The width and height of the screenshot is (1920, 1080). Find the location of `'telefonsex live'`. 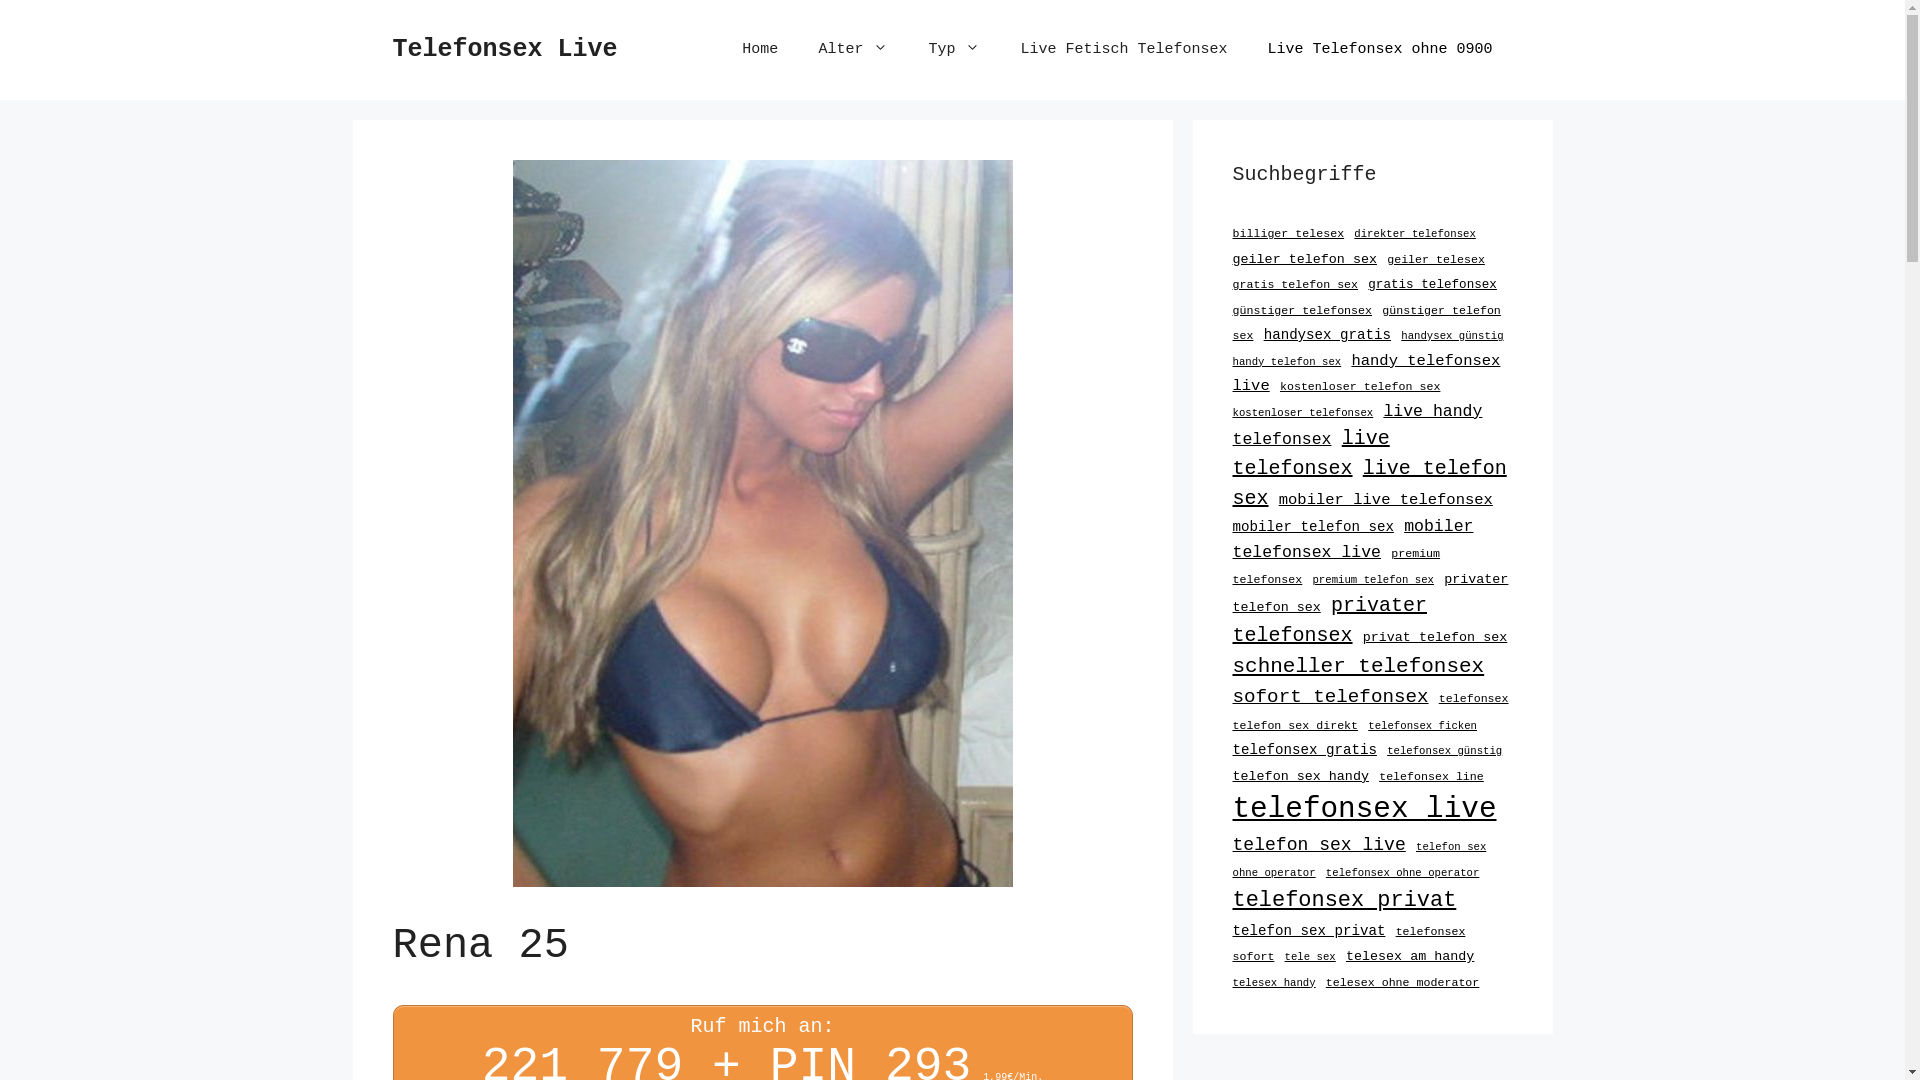

'telefonsex live' is located at coordinates (1362, 808).